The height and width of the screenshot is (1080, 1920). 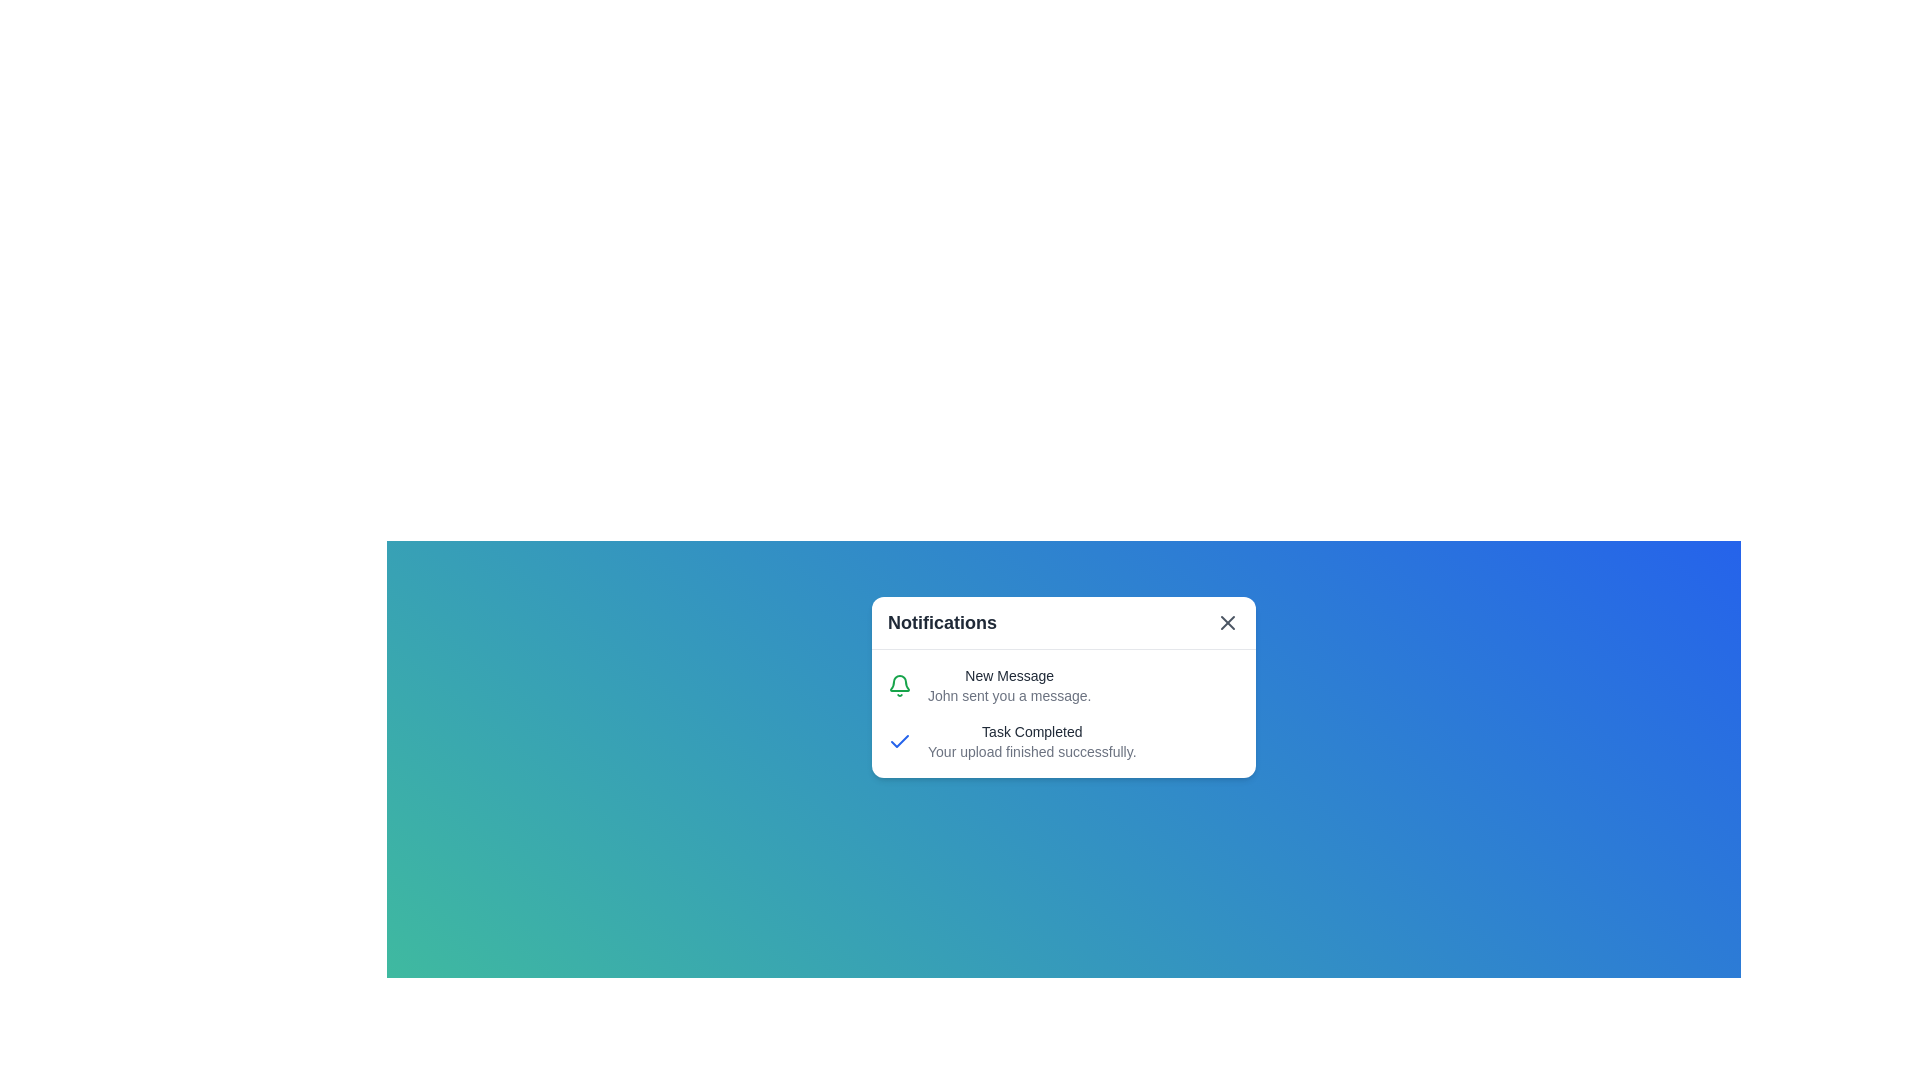 I want to click on the text block displaying 'Task Completed' and 'Your upload finished successfully', so click(x=1032, y=741).